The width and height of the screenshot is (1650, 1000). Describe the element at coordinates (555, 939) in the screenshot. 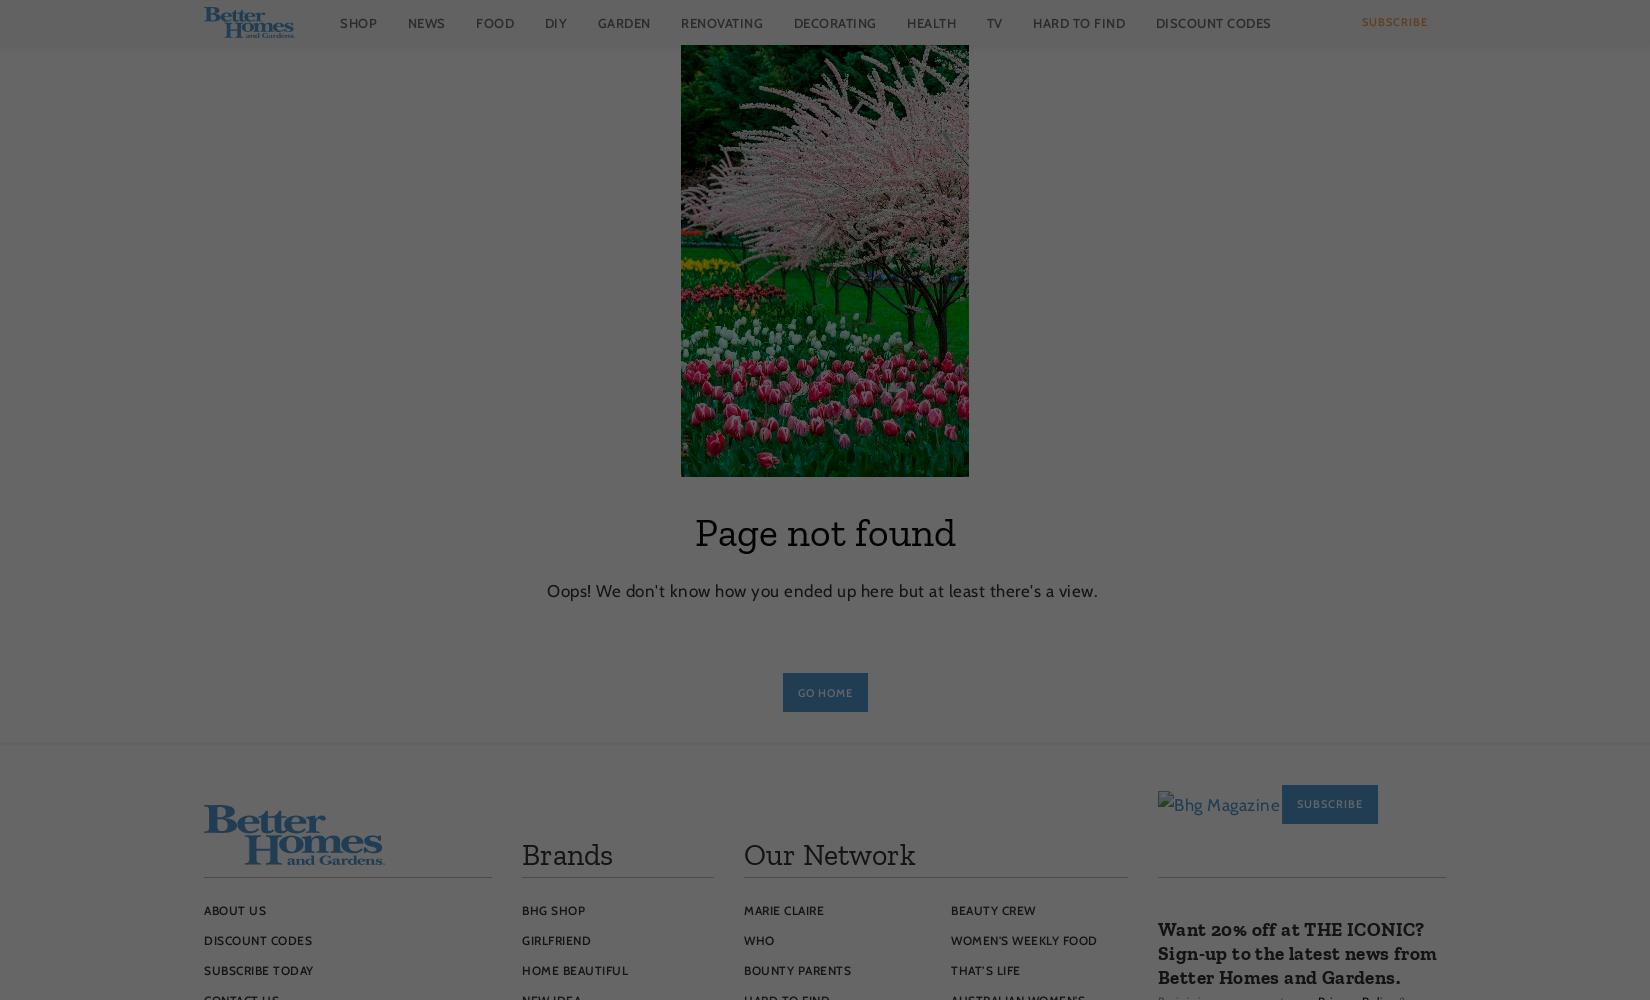

I see `'Girlfriend'` at that location.